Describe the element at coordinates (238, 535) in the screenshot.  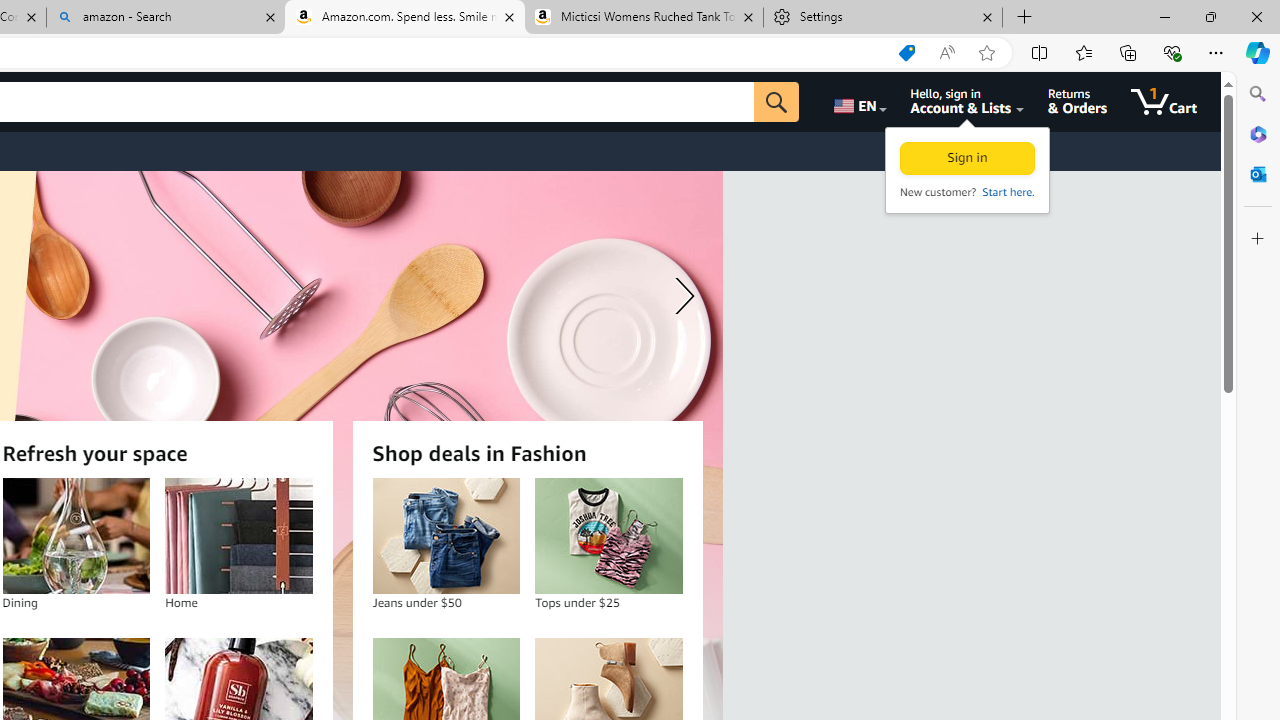
I see `'Home'` at that location.